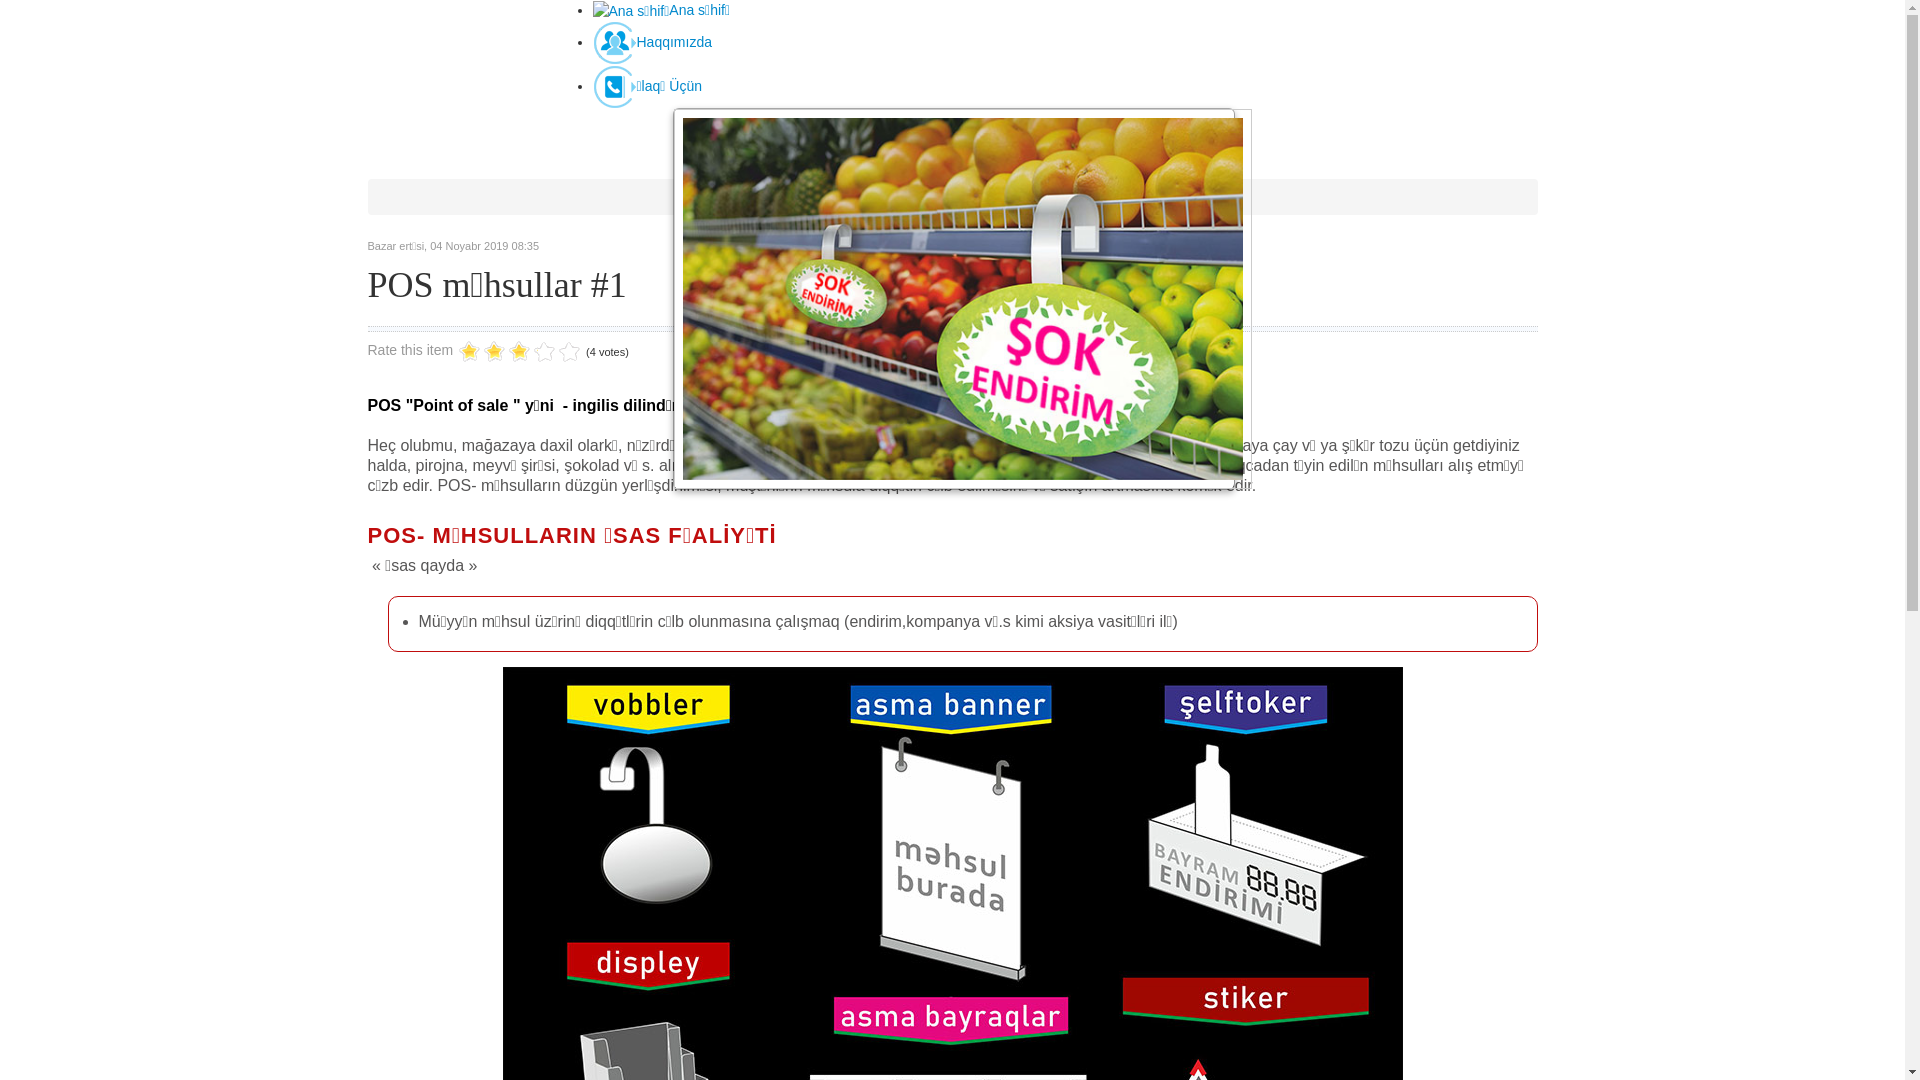 The height and width of the screenshot is (1080, 1920). Describe the element at coordinates (519, 351) in the screenshot. I see `'5'` at that location.